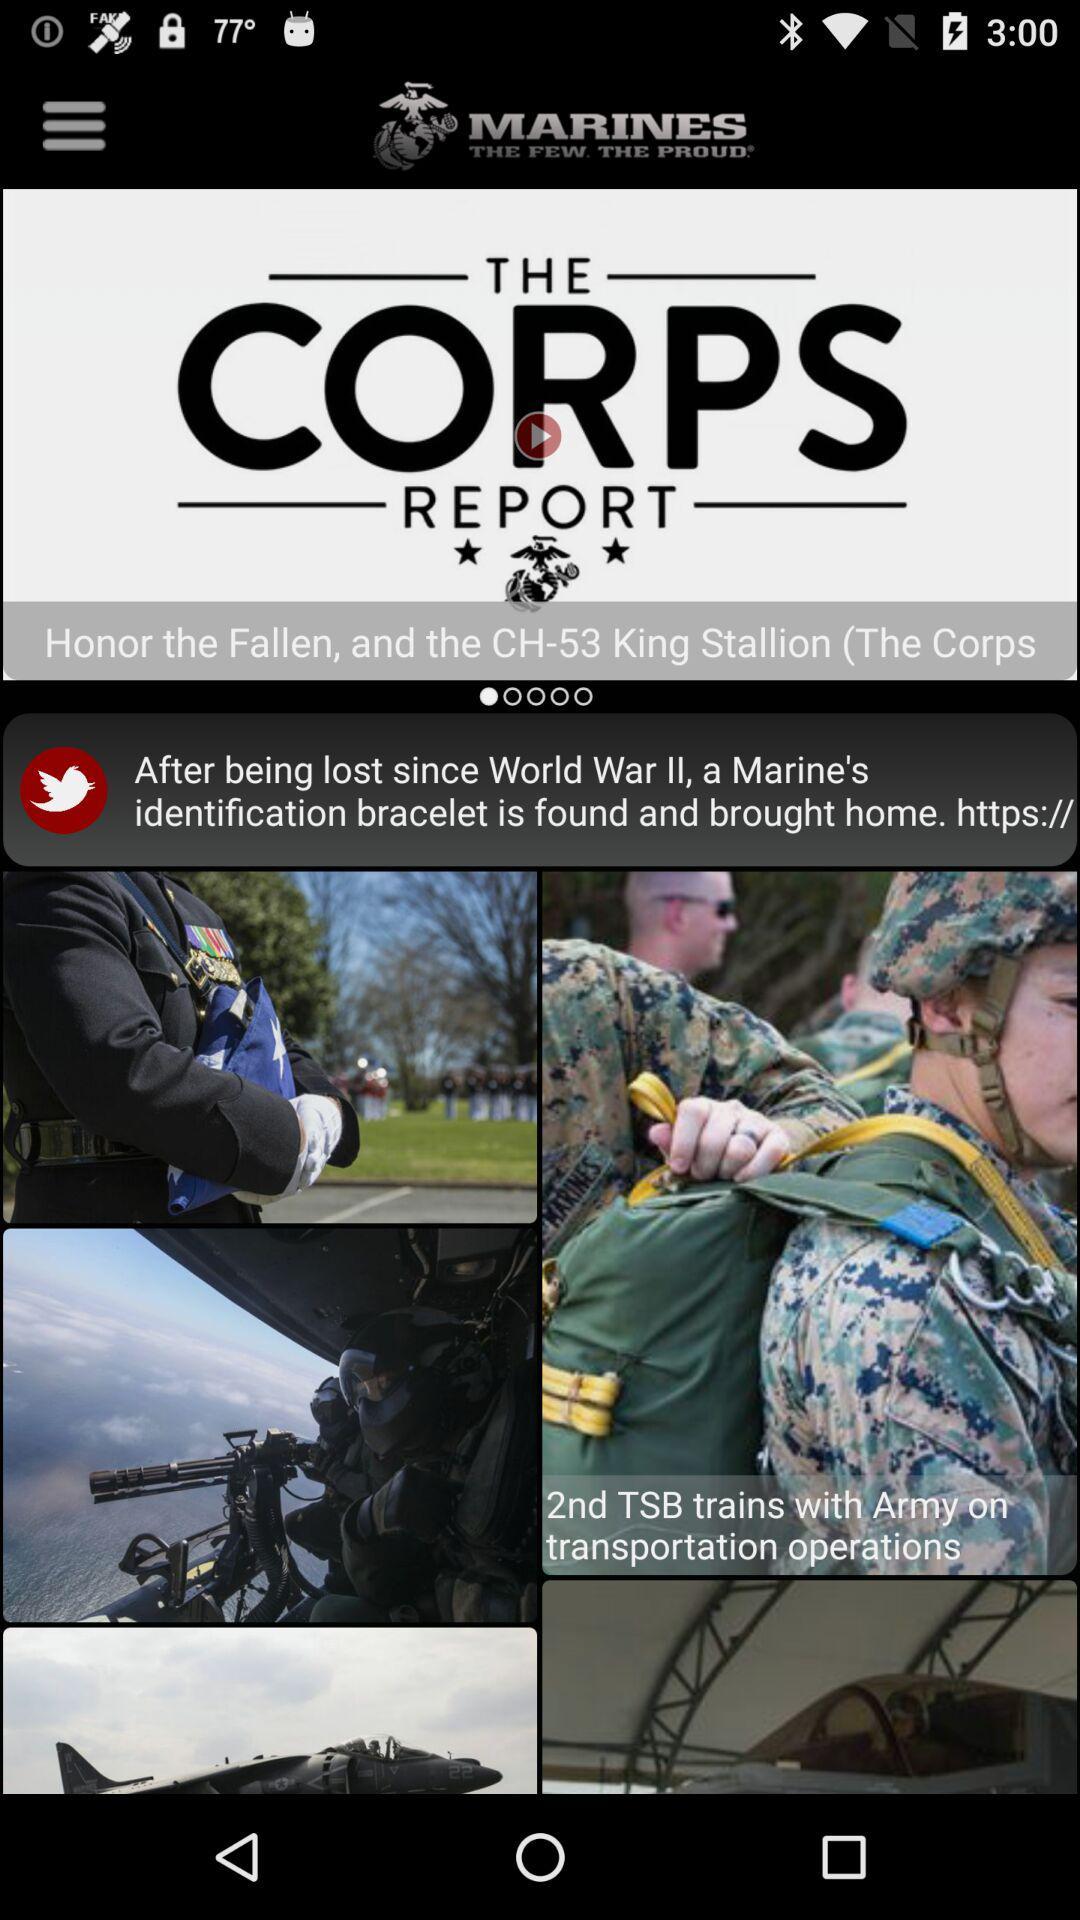 The image size is (1080, 1920). What do you see at coordinates (73, 124) in the screenshot?
I see `menu button at top left` at bounding box center [73, 124].